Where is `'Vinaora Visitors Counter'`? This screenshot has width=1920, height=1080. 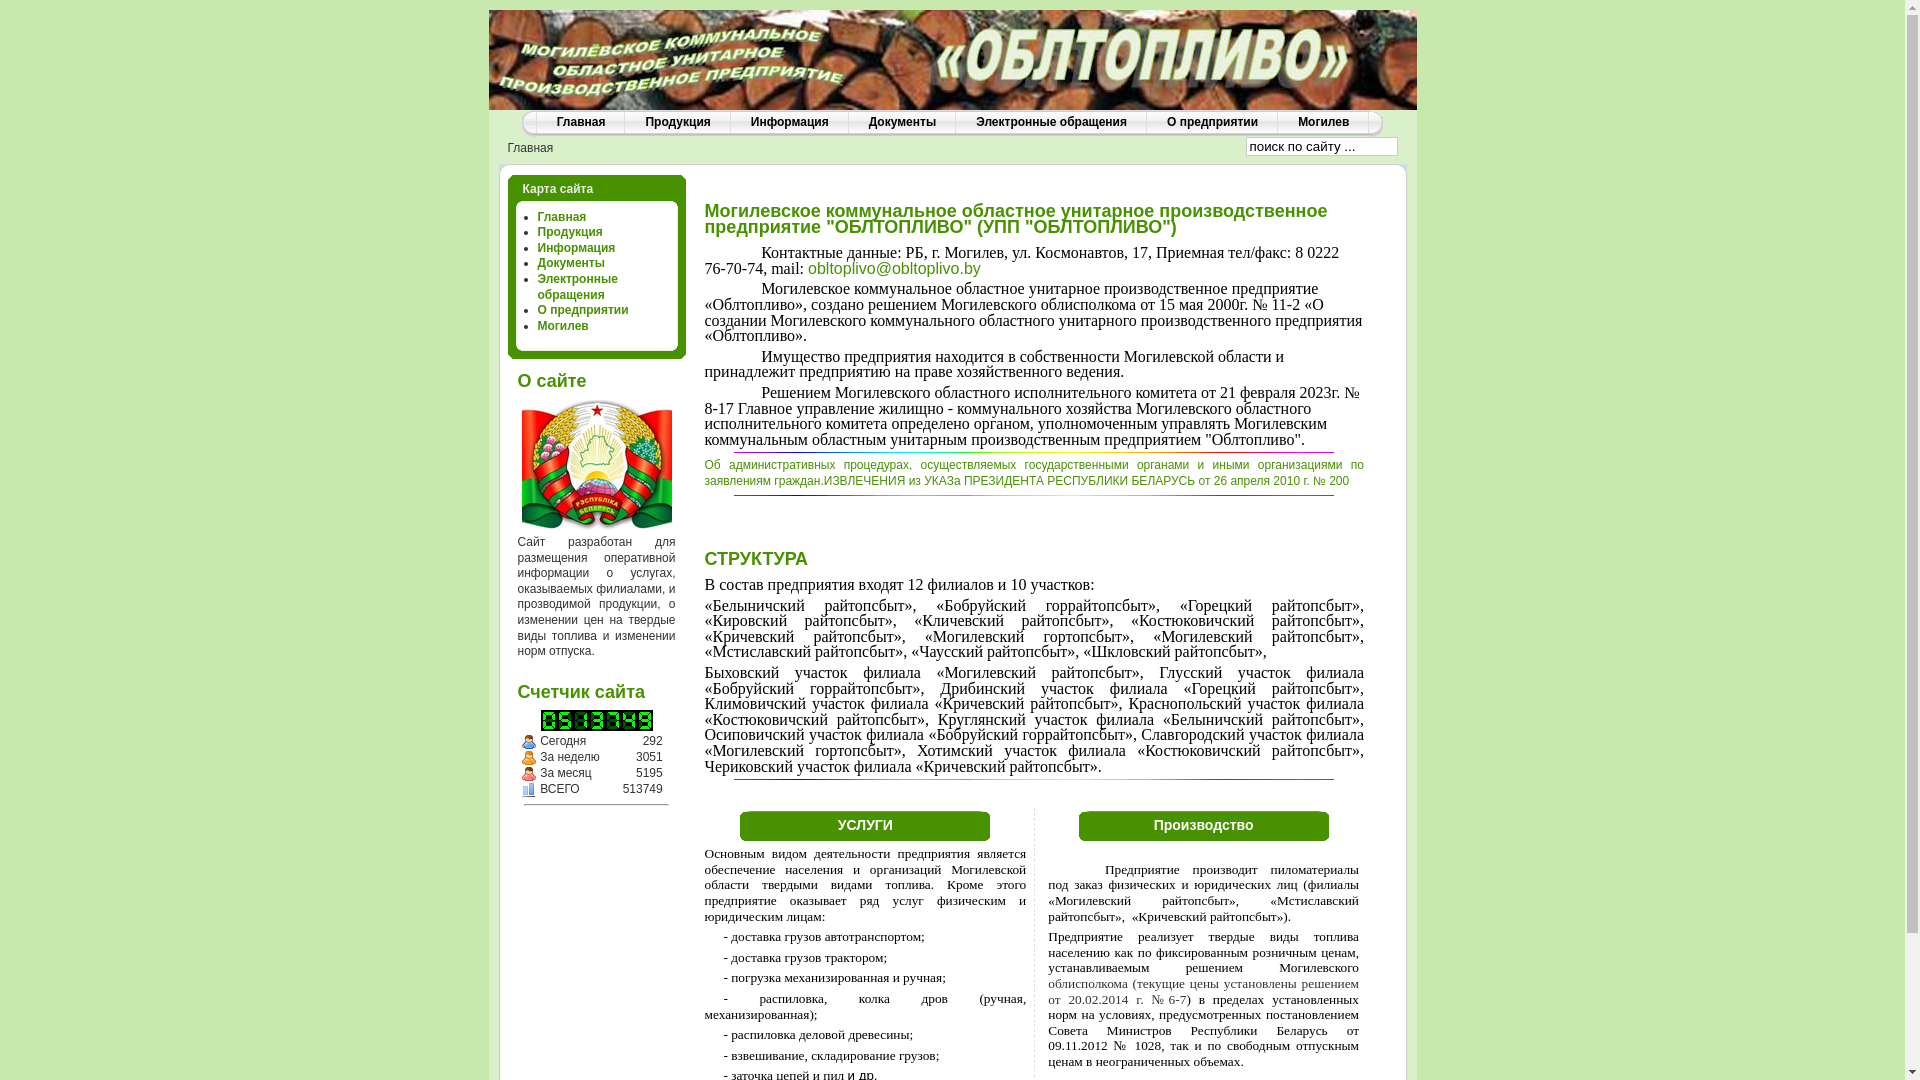 'Vinaora Visitors Counter' is located at coordinates (579, 720).